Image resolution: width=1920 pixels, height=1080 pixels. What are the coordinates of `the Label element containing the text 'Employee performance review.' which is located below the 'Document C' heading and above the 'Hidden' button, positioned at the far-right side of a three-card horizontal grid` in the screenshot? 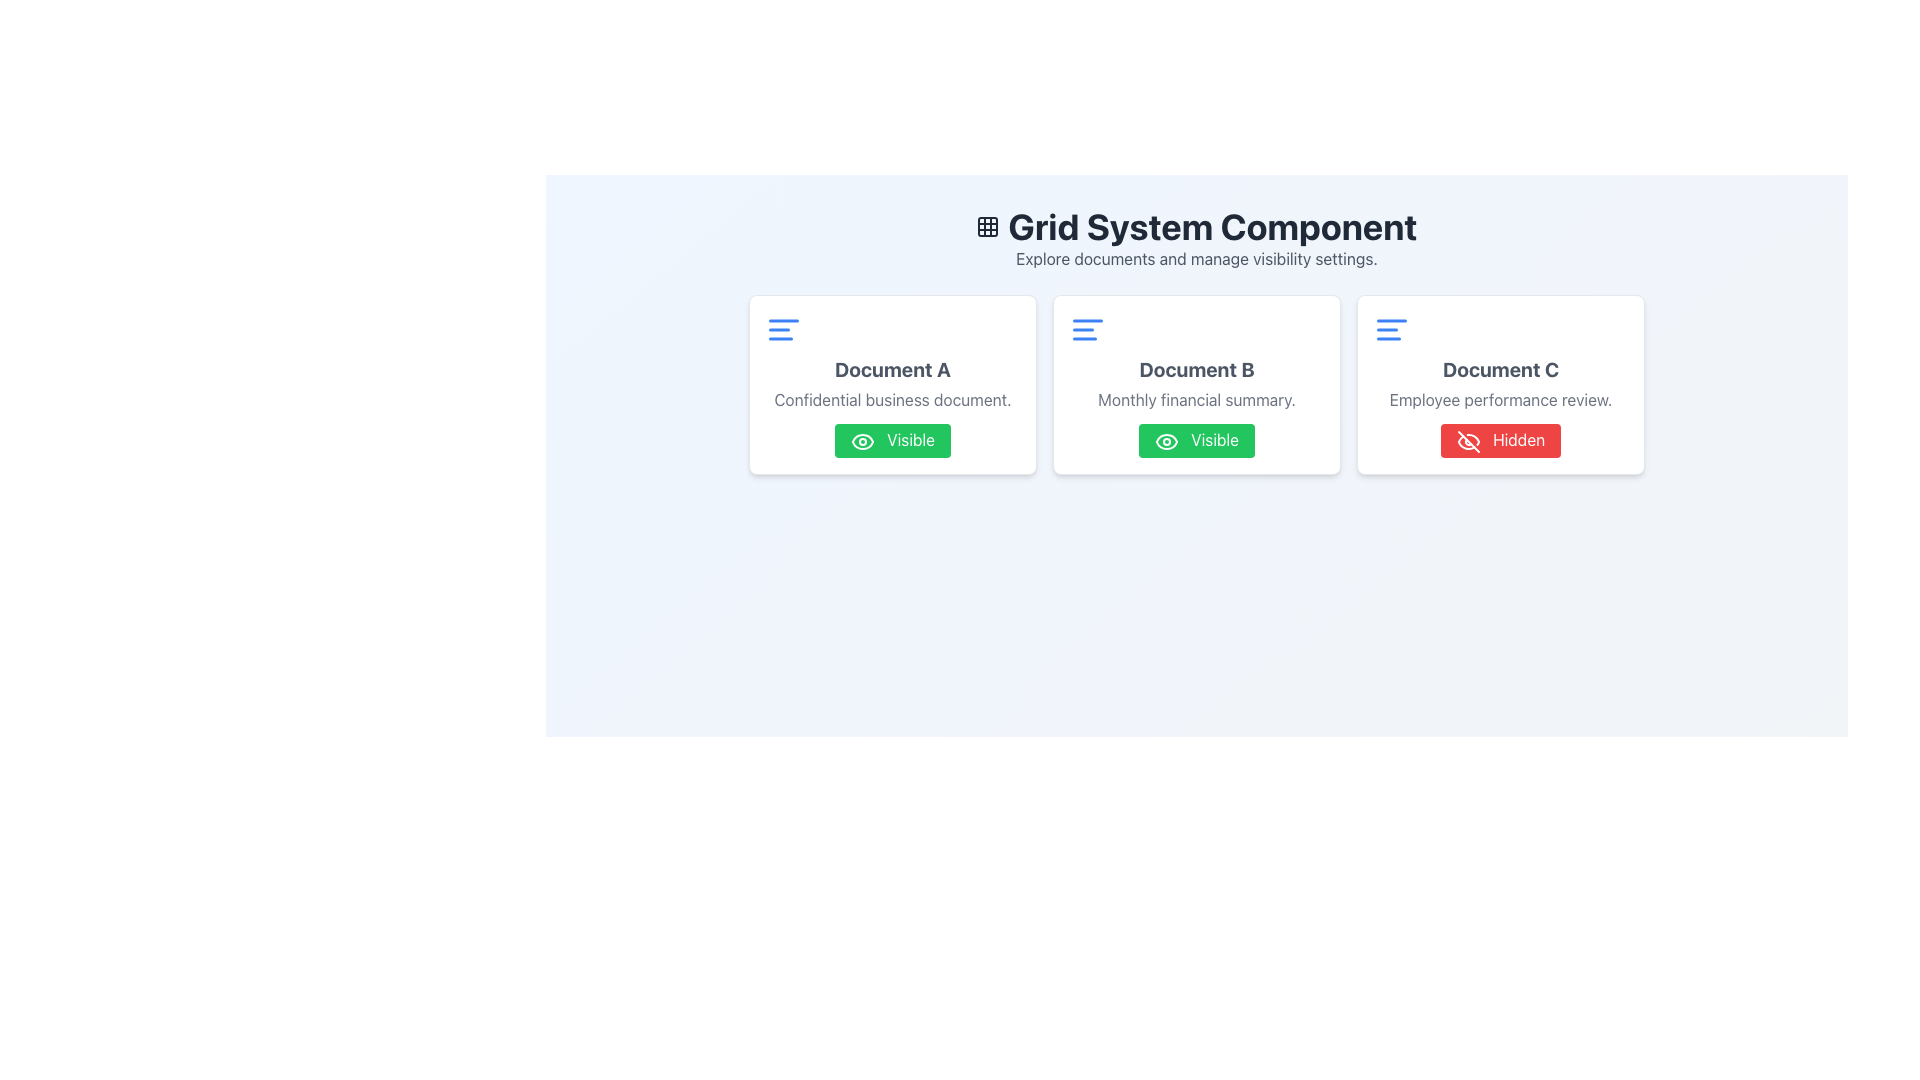 It's located at (1501, 400).